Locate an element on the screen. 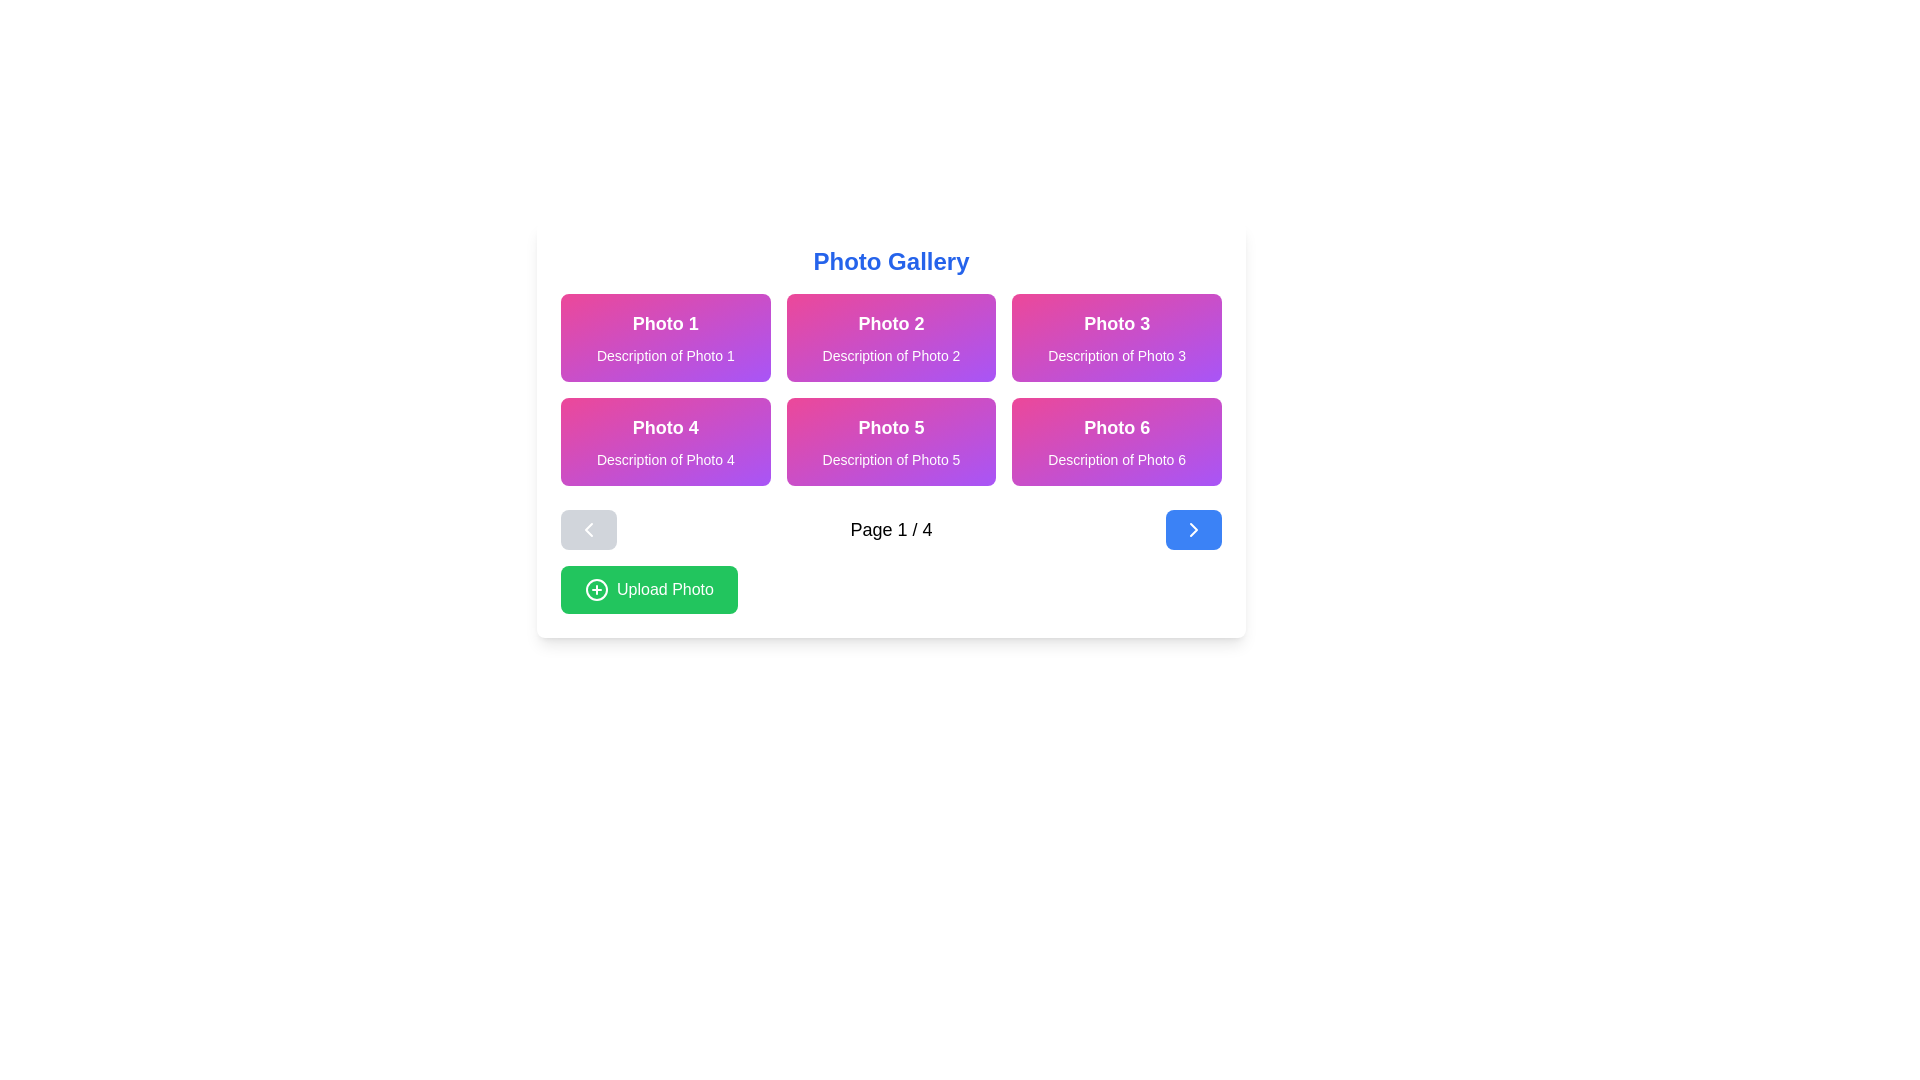 The height and width of the screenshot is (1080, 1920). the blue rounded rectangle button with a rightward-pointing arrow icon is located at coordinates (1194, 528).